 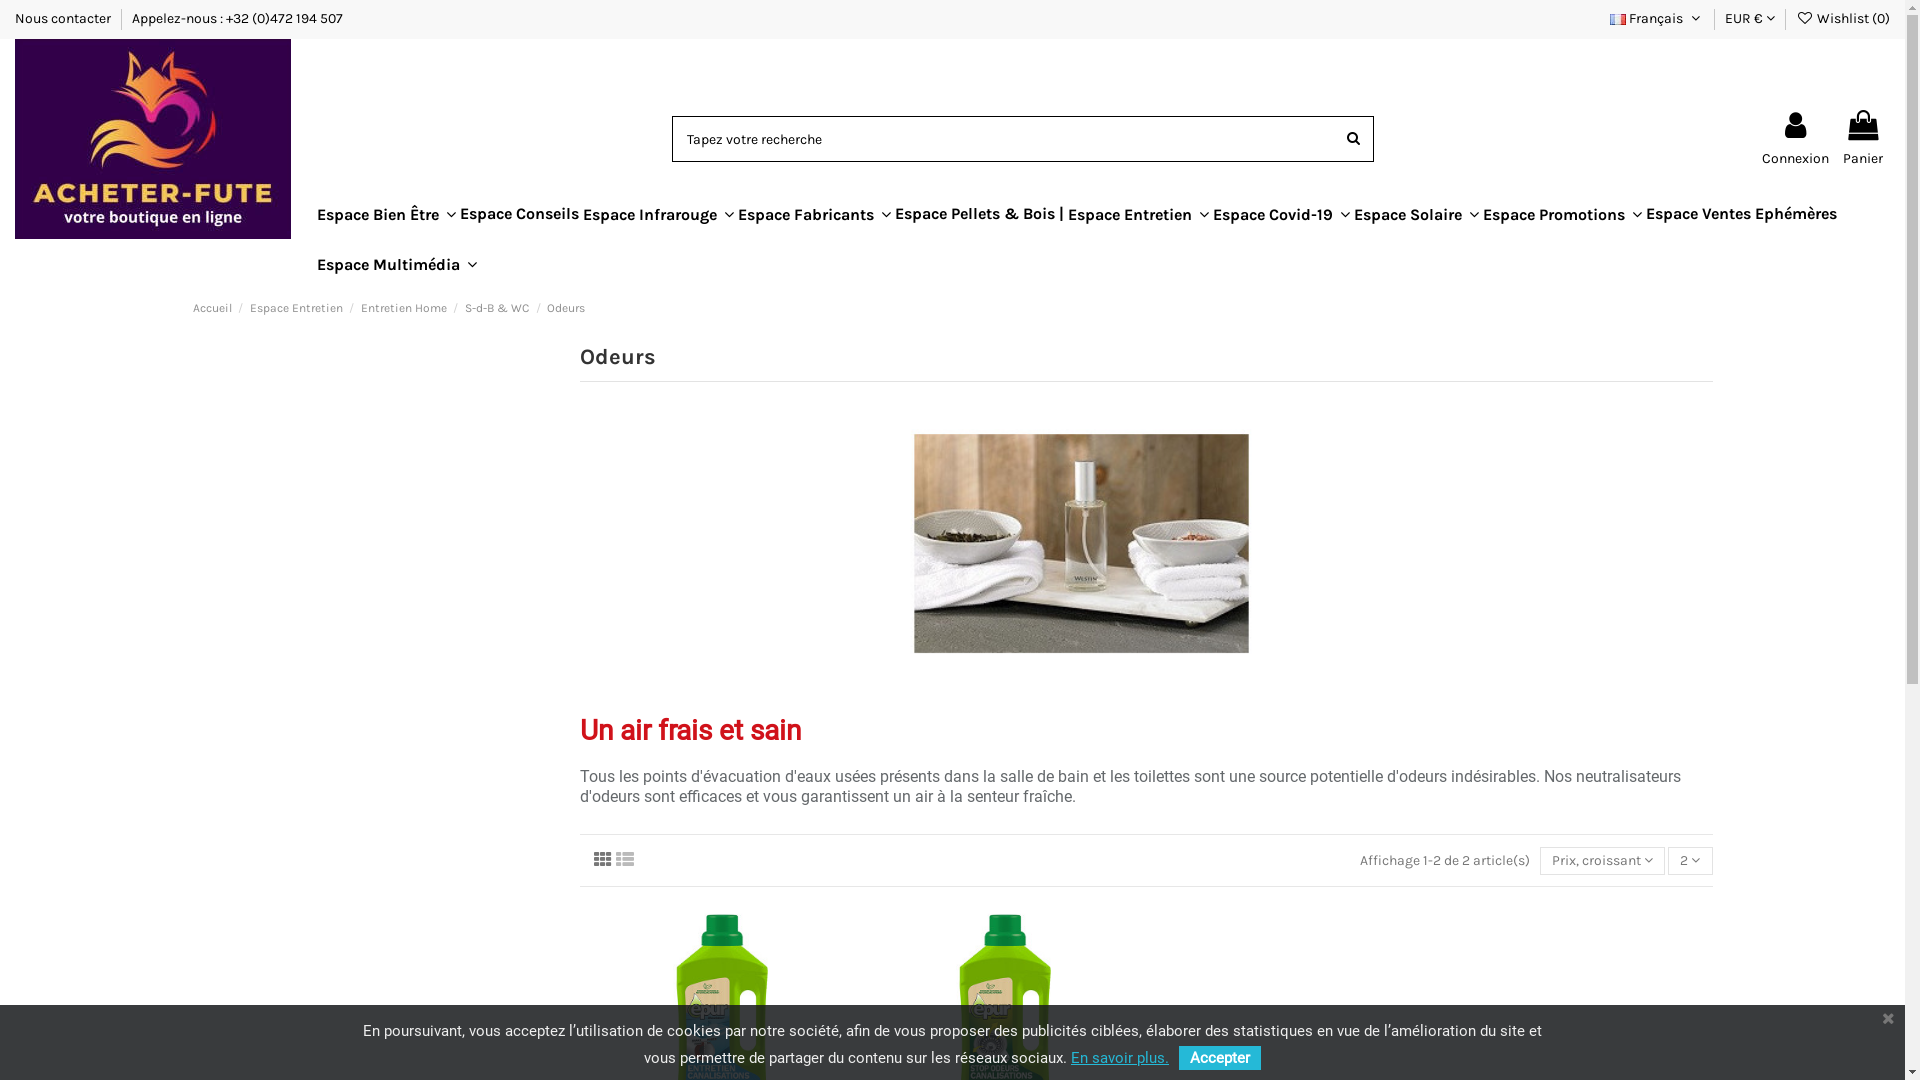 I want to click on 'Espace Covid-19', so click(x=1209, y=213).